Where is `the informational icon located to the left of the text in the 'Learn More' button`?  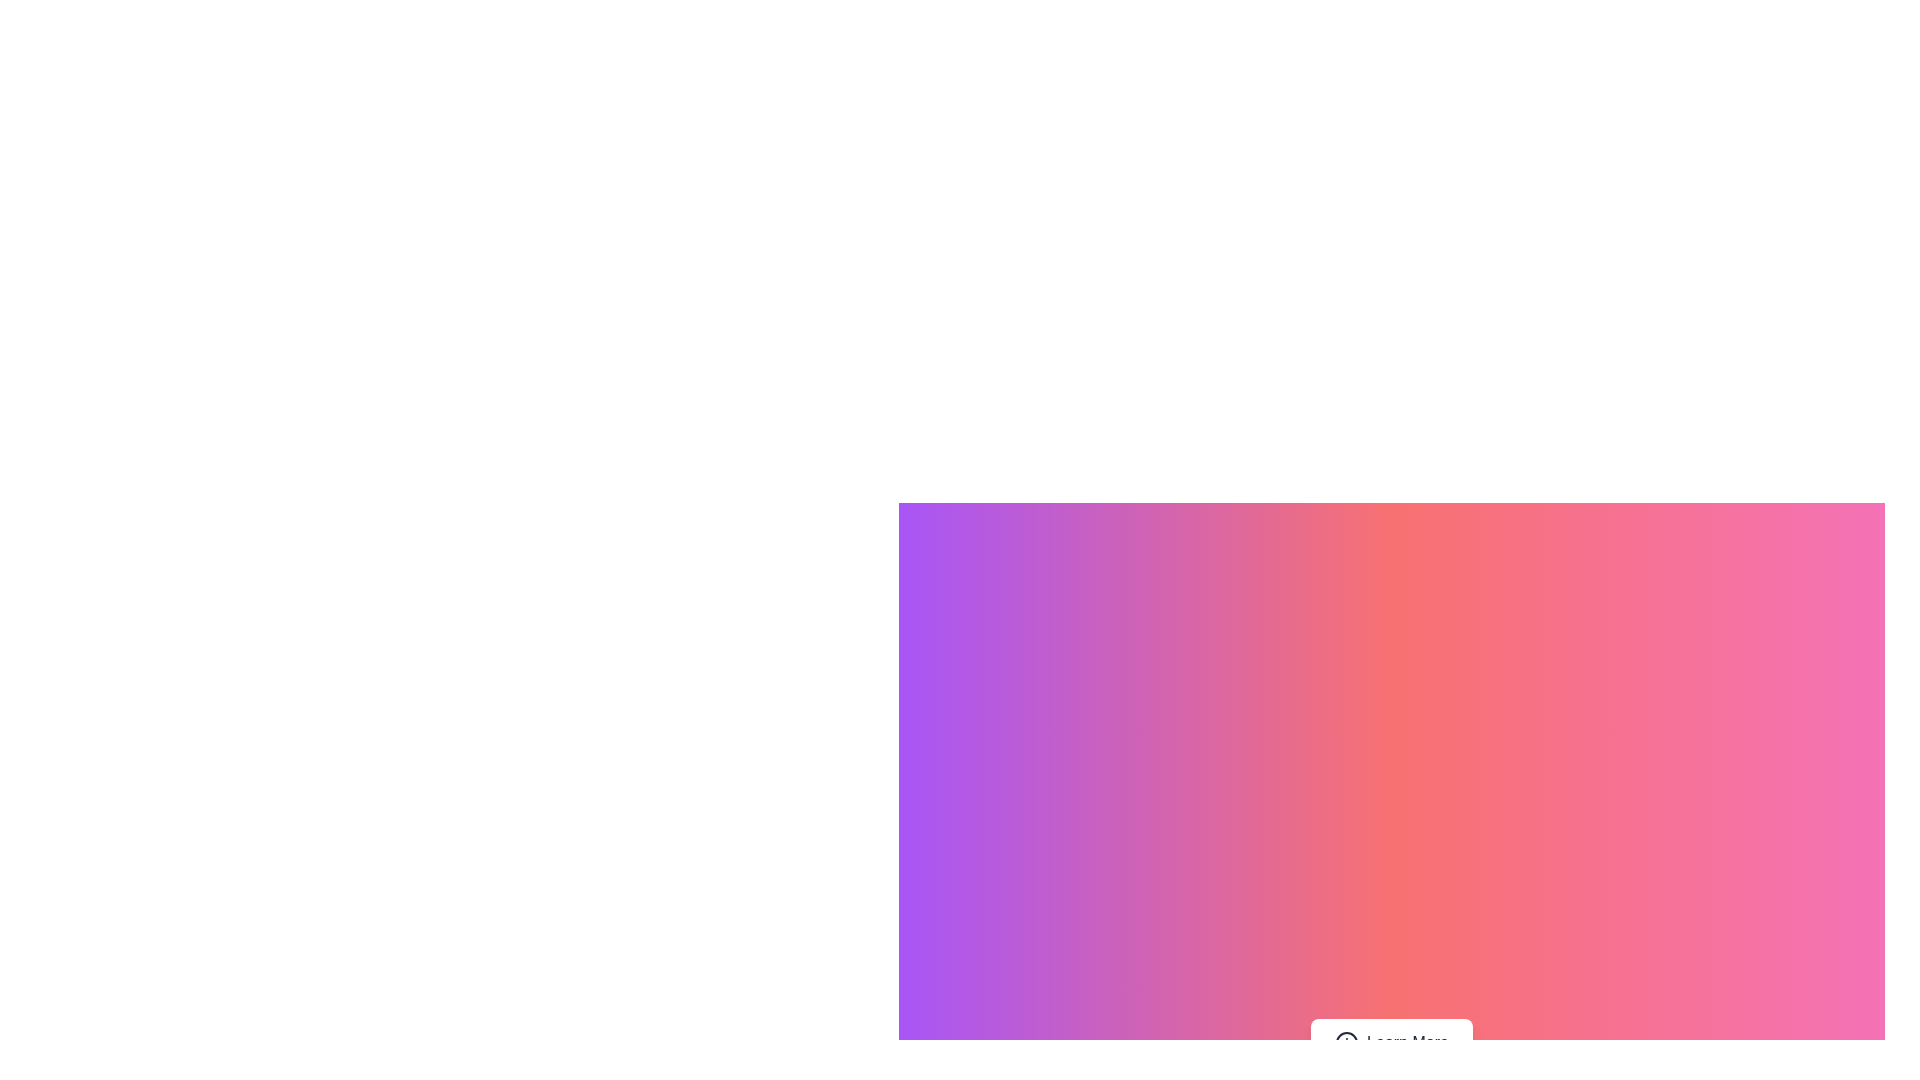
the informational icon located to the left of the text in the 'Learn More' button is located at coordinates (1347, 1041).